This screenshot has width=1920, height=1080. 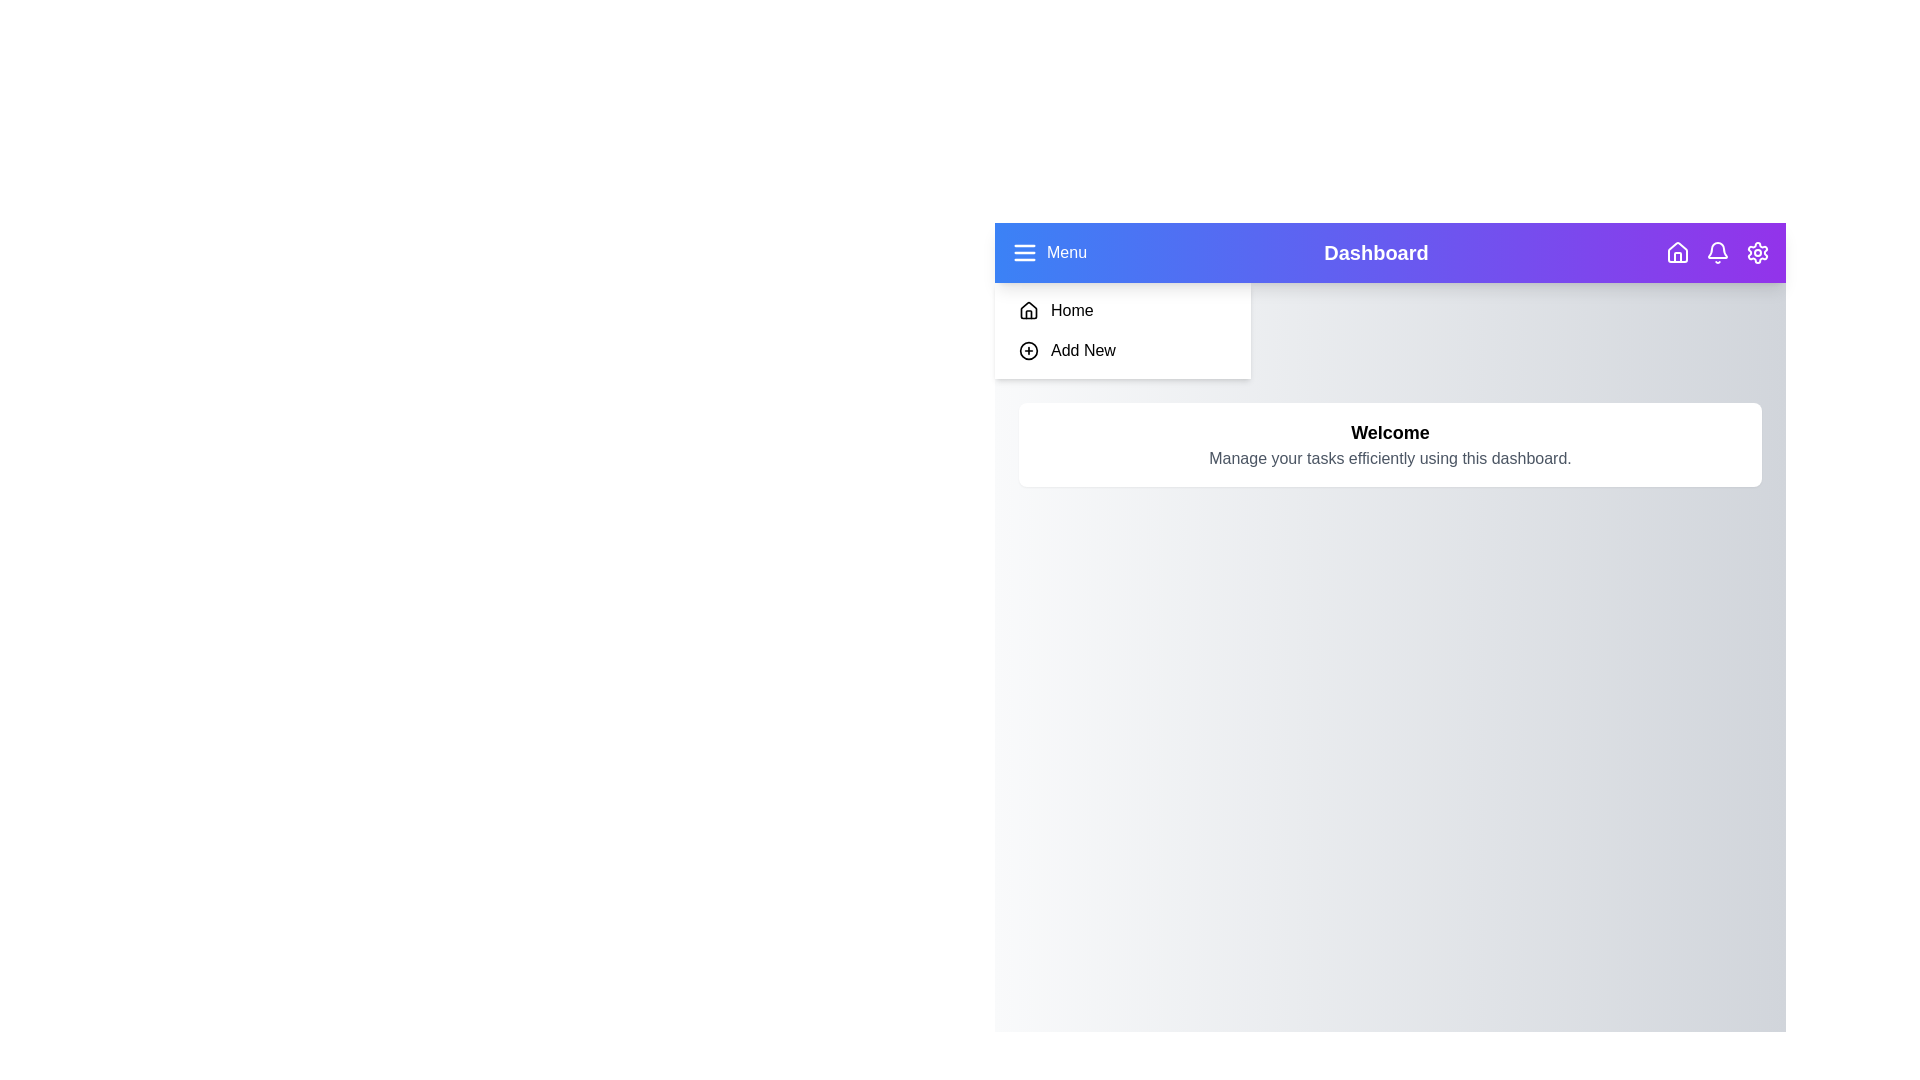 I want to click on the 'Menu' button to toggle the sidebar visibility, so click(x=1048, y=252).